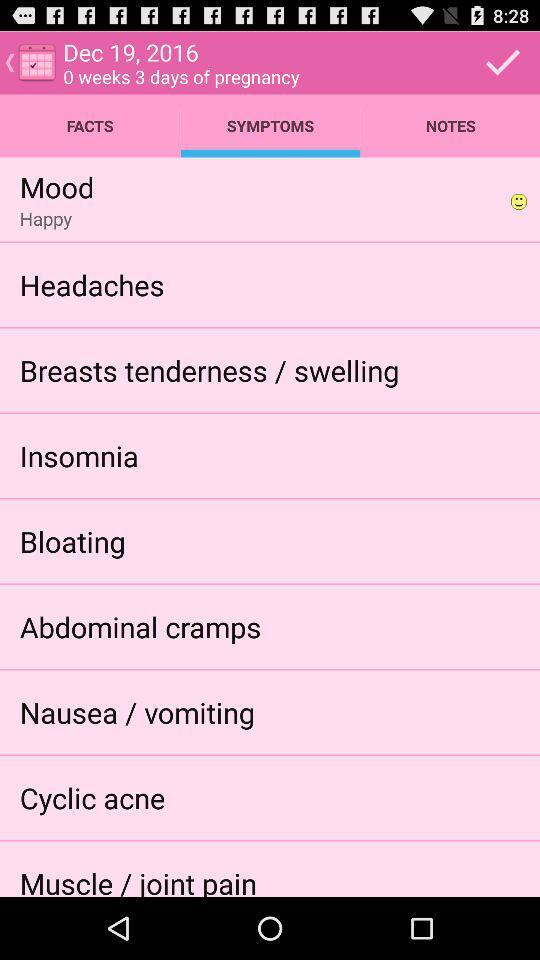  I want to click on icon below the happy item, so click(91, 283).